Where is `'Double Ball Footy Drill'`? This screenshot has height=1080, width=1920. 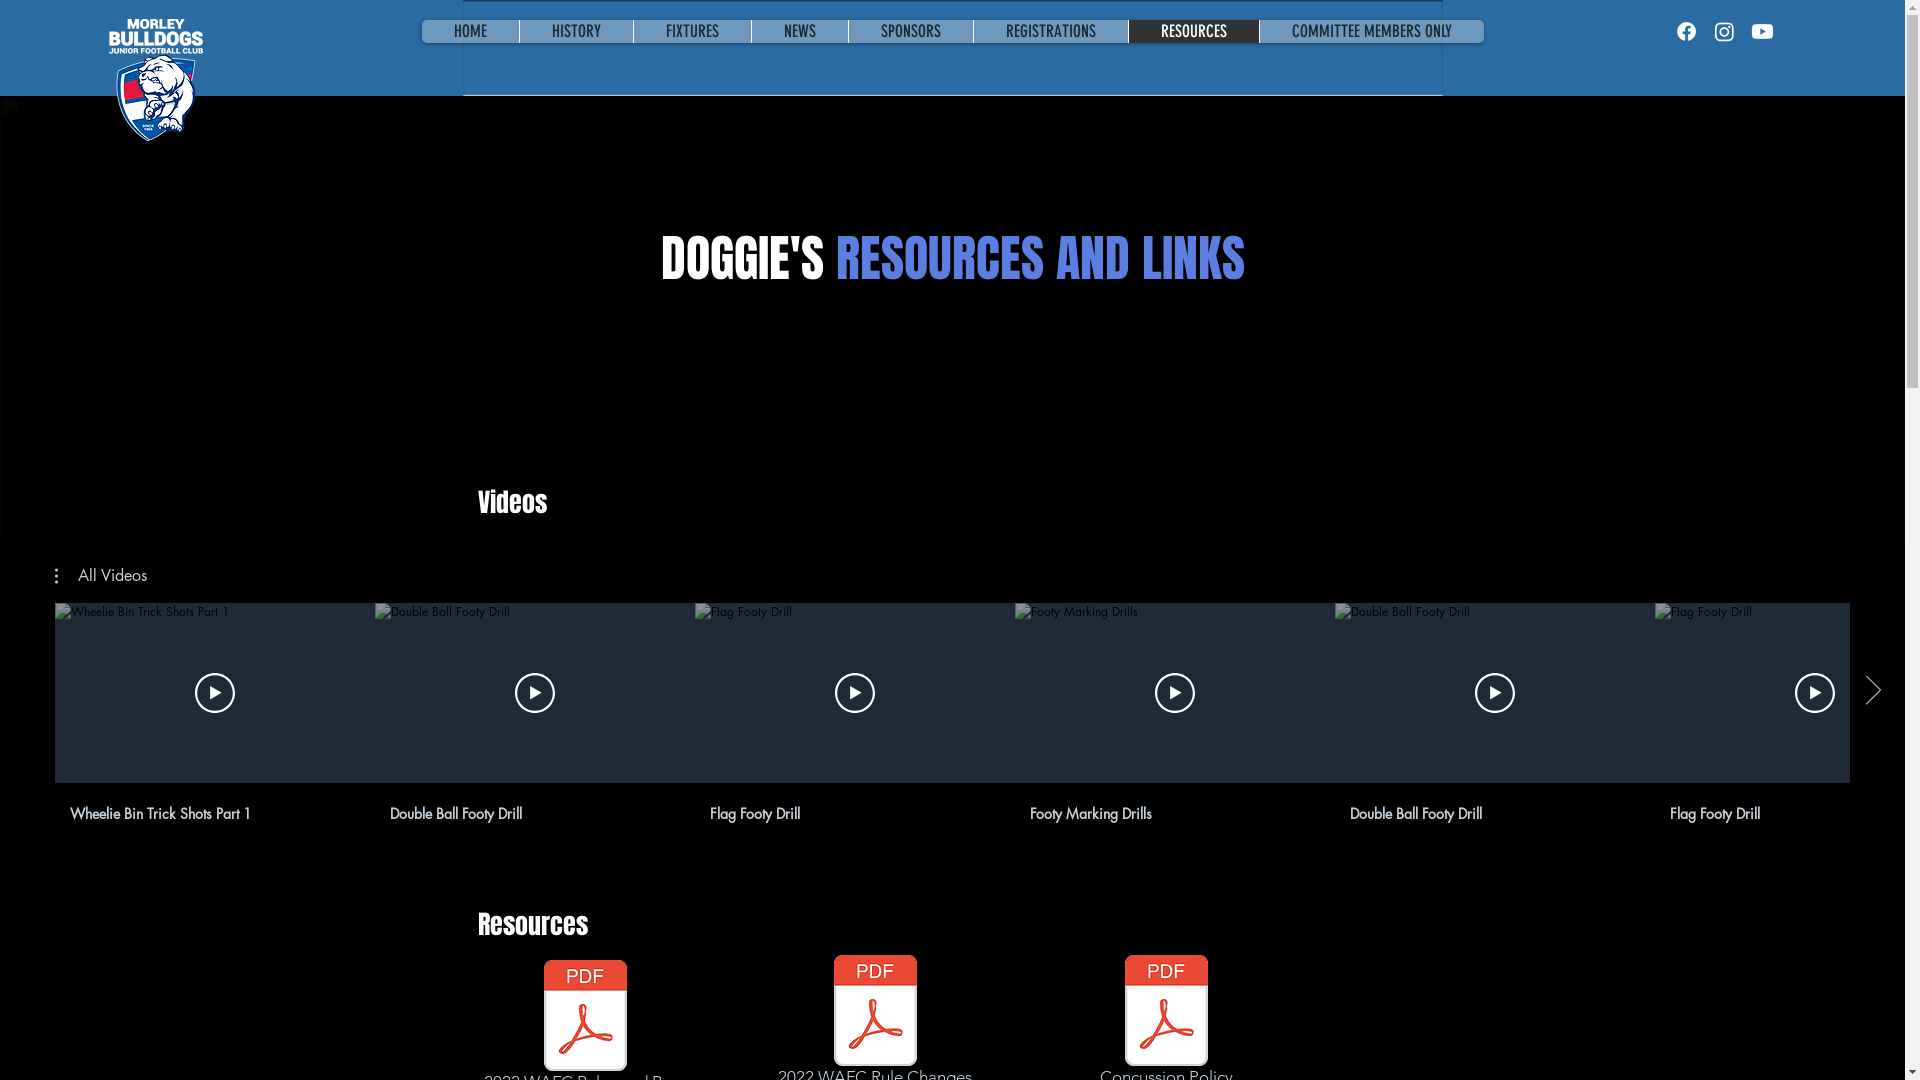 'Double Ball Footy Drill' is located at coordinates (526, 810).